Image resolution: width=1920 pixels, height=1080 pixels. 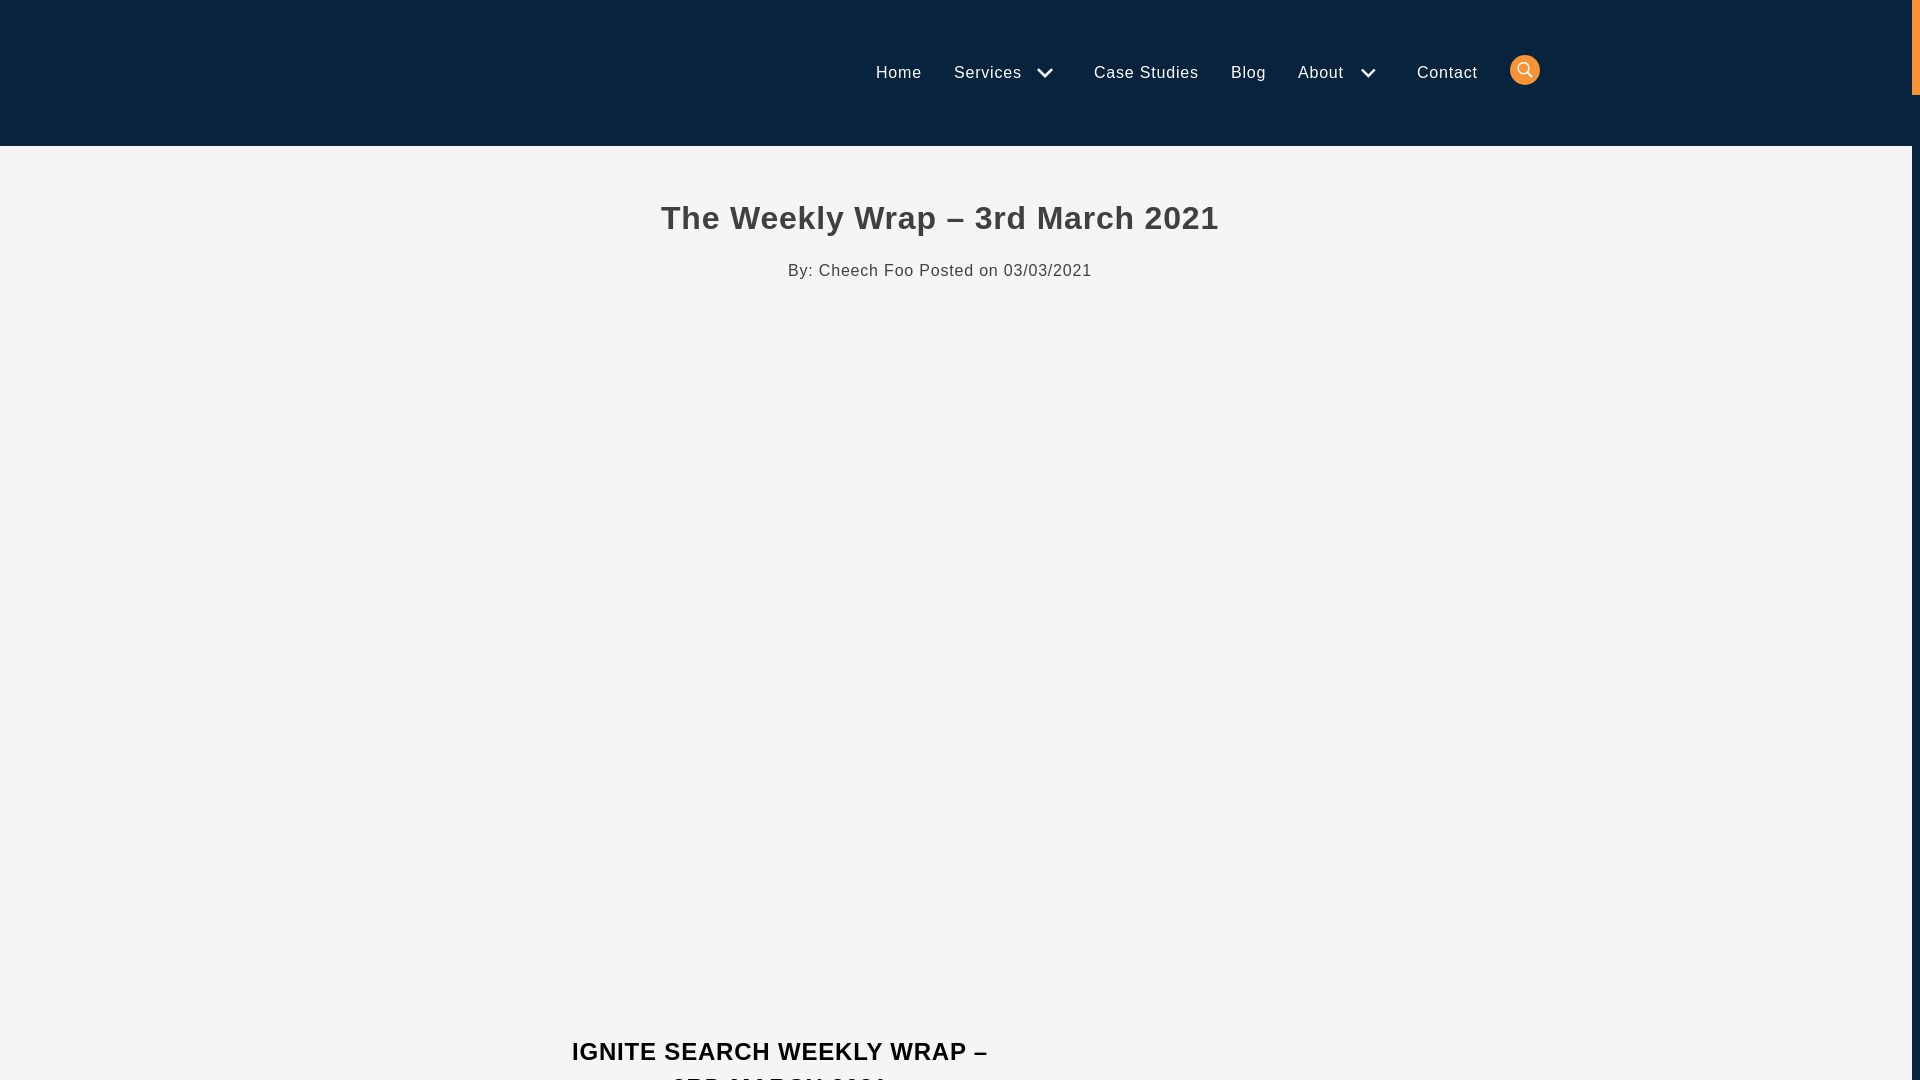 I want to click on 'Case Studies', so click(x=1146, y=72).